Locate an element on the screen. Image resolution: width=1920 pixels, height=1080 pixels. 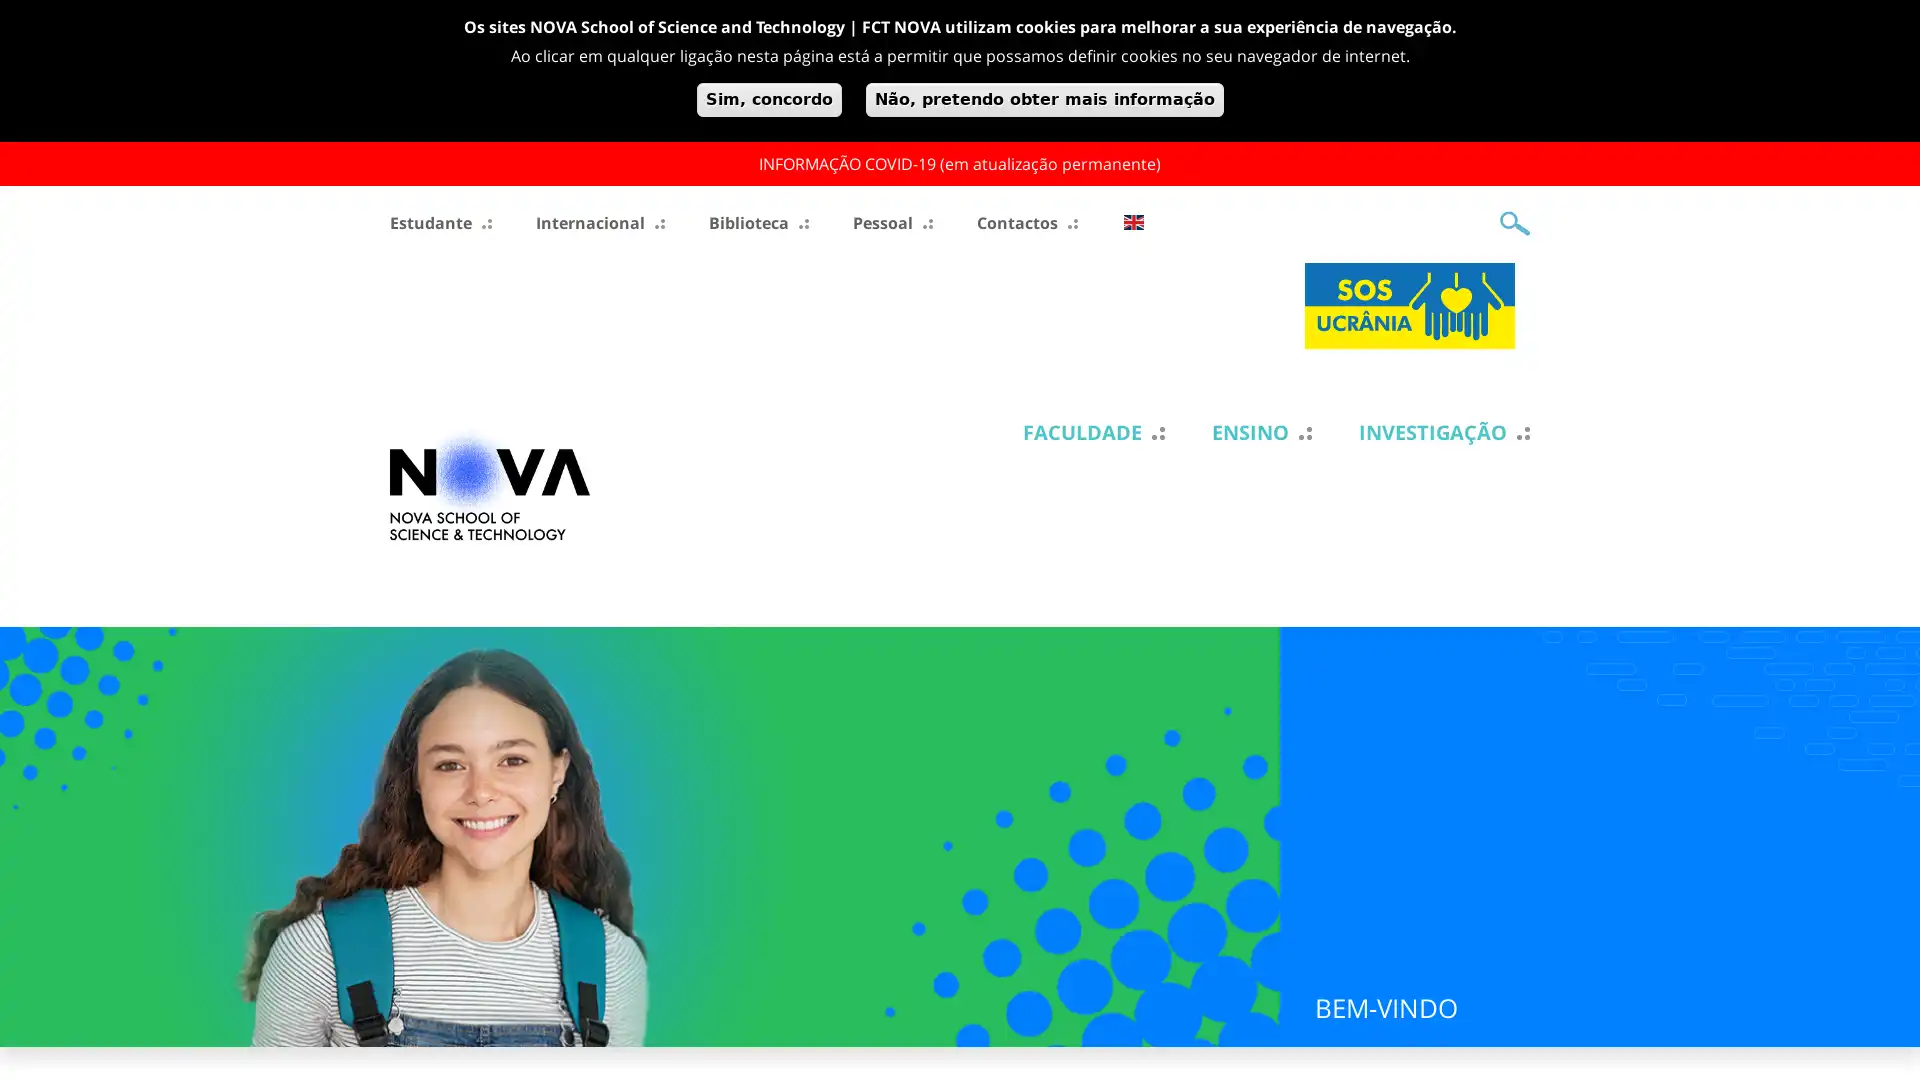
Sim, concordo is located at coordinates (767, 100).